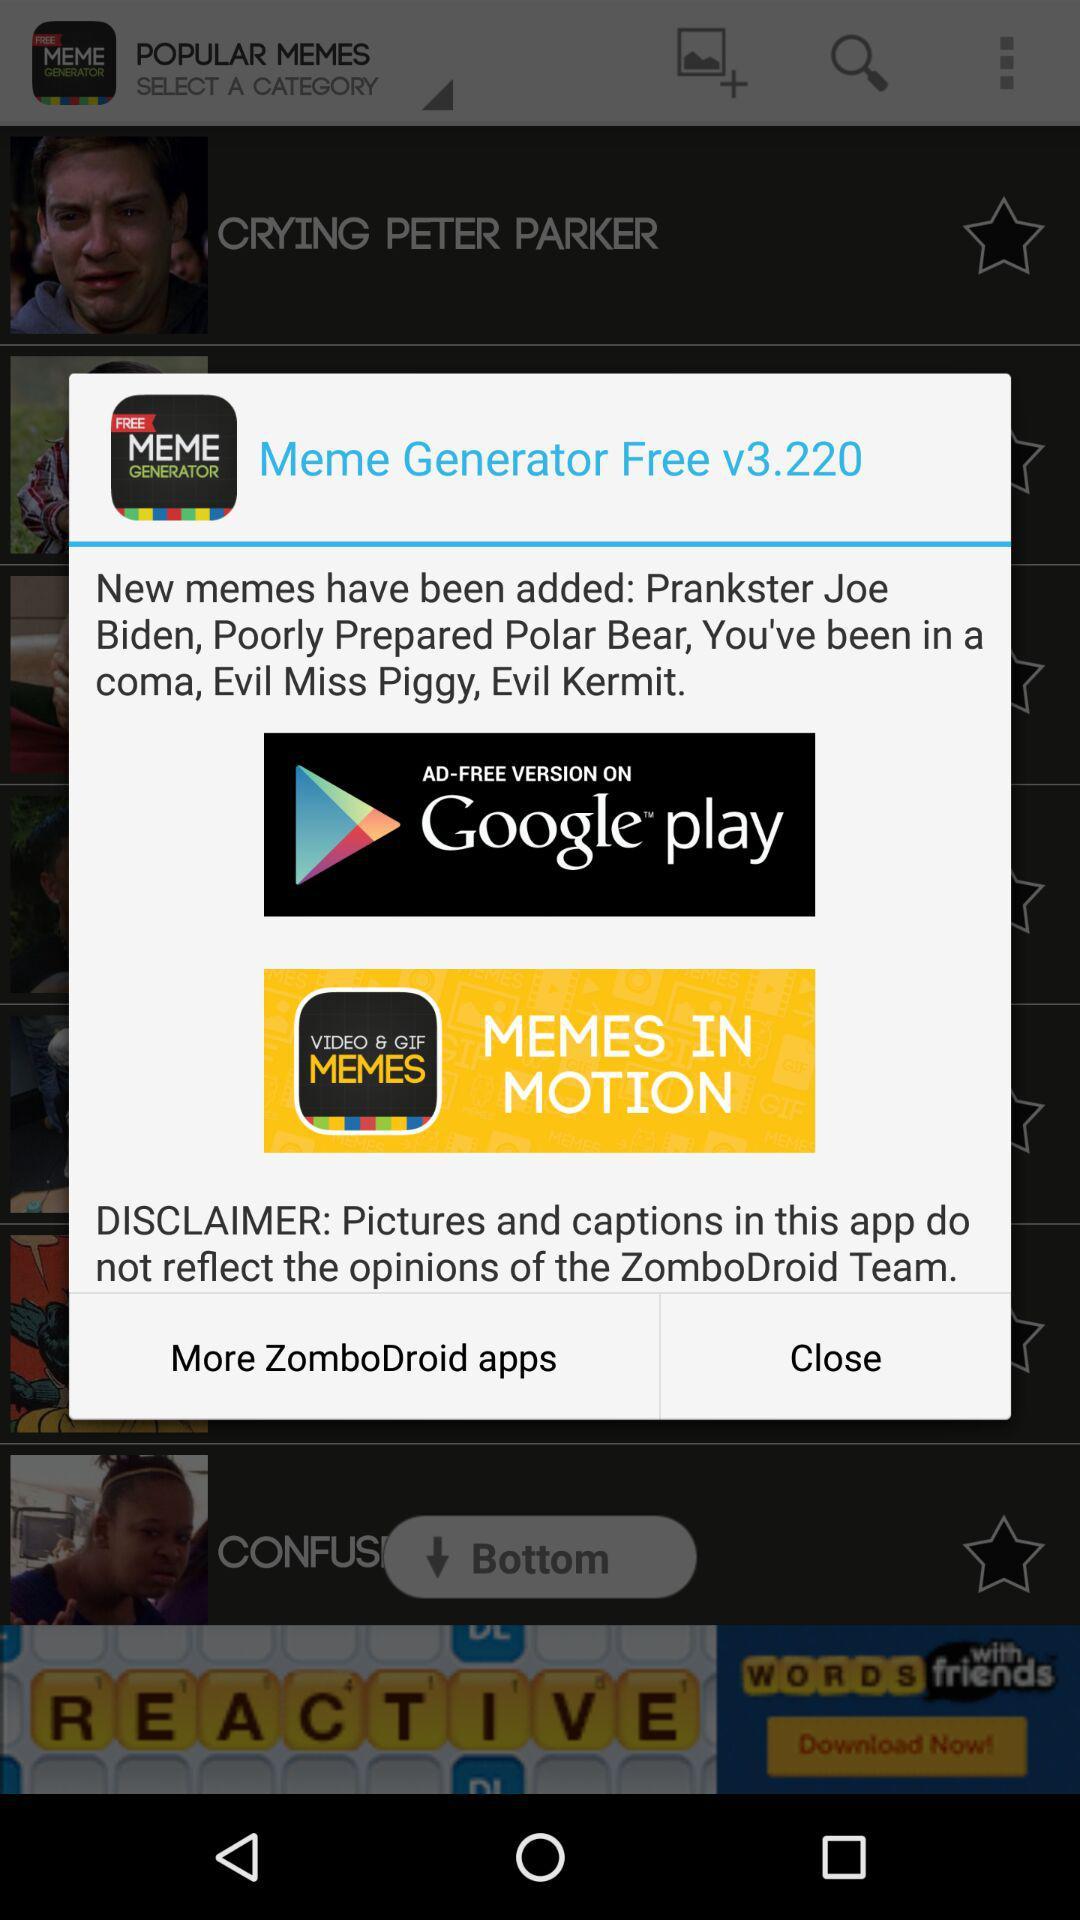 The image size is (1080, 1920). Describe the element at coordinates (538, 824) in the screenshot. I see `google play` at that location.